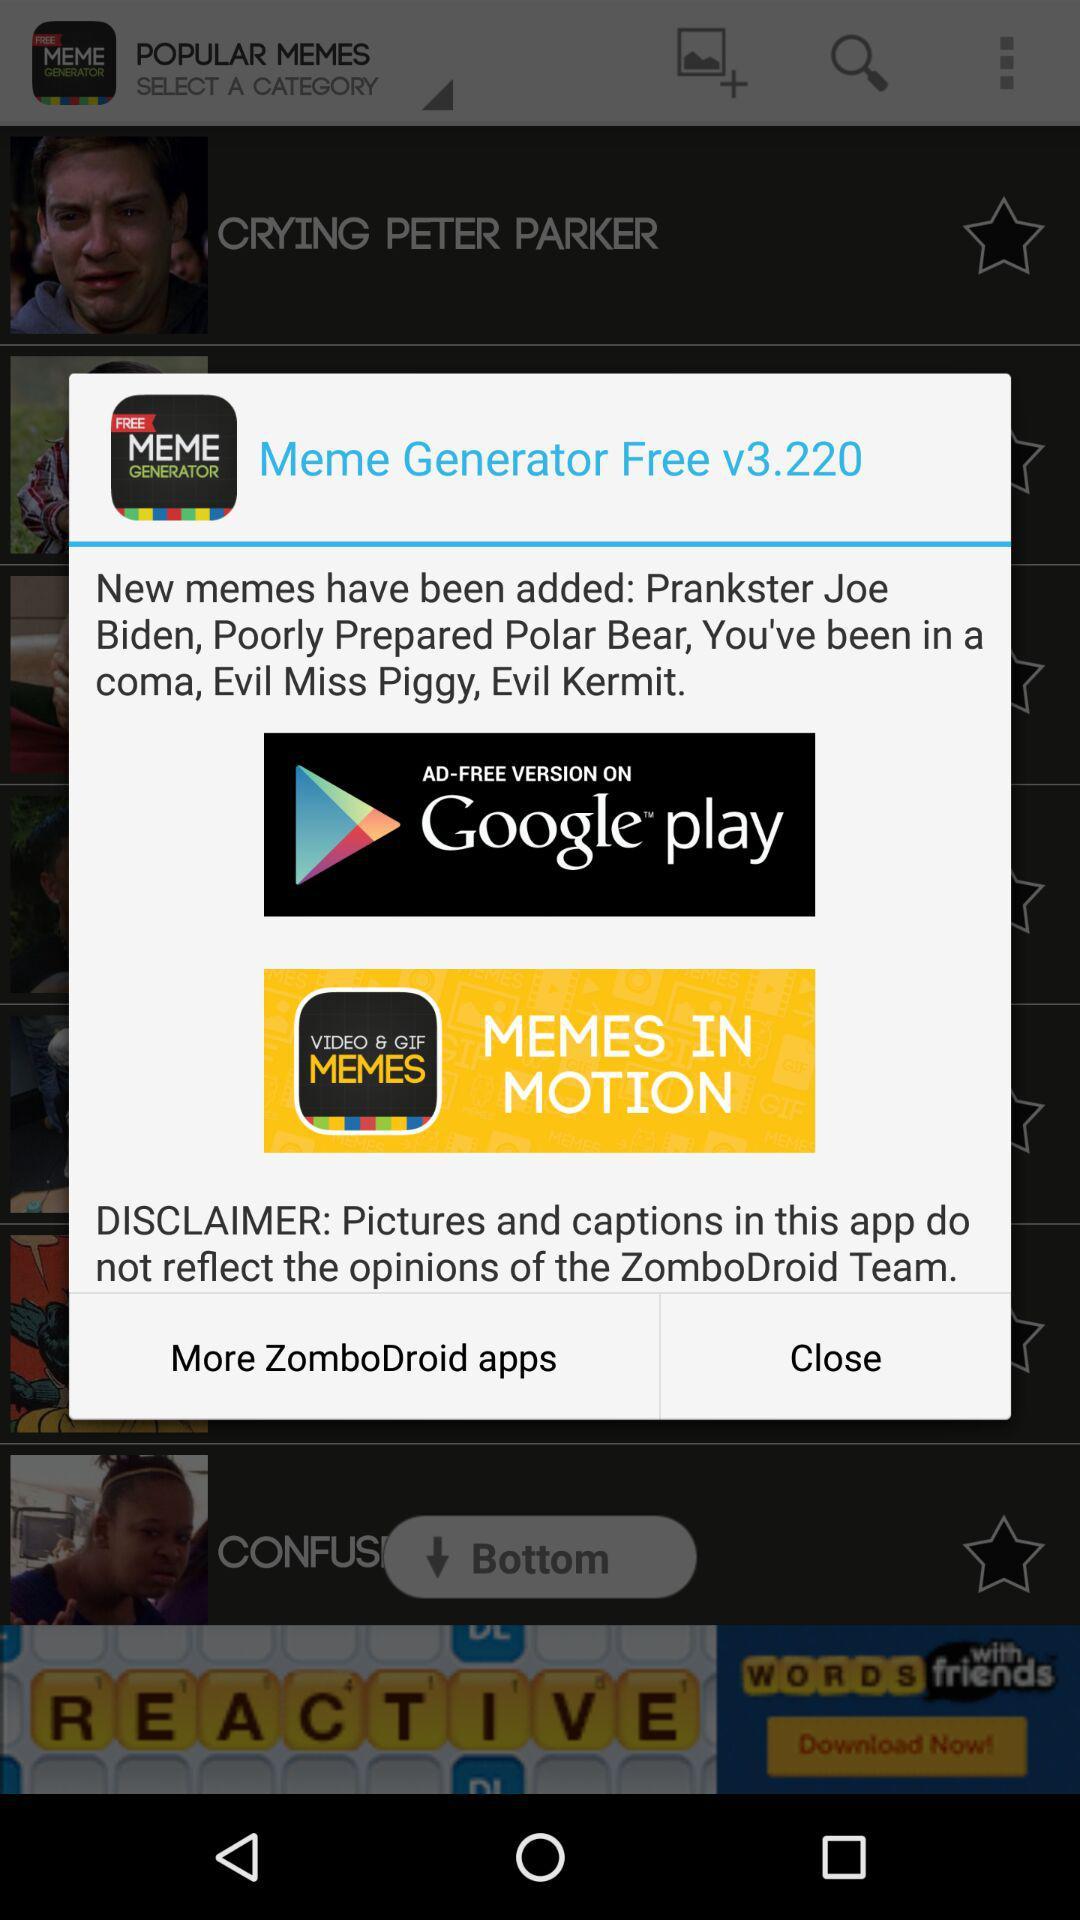 The image size is (1080, 1920). Describe the element at coordinates (538, 824) in the screenshot. I see `google play` at that location.